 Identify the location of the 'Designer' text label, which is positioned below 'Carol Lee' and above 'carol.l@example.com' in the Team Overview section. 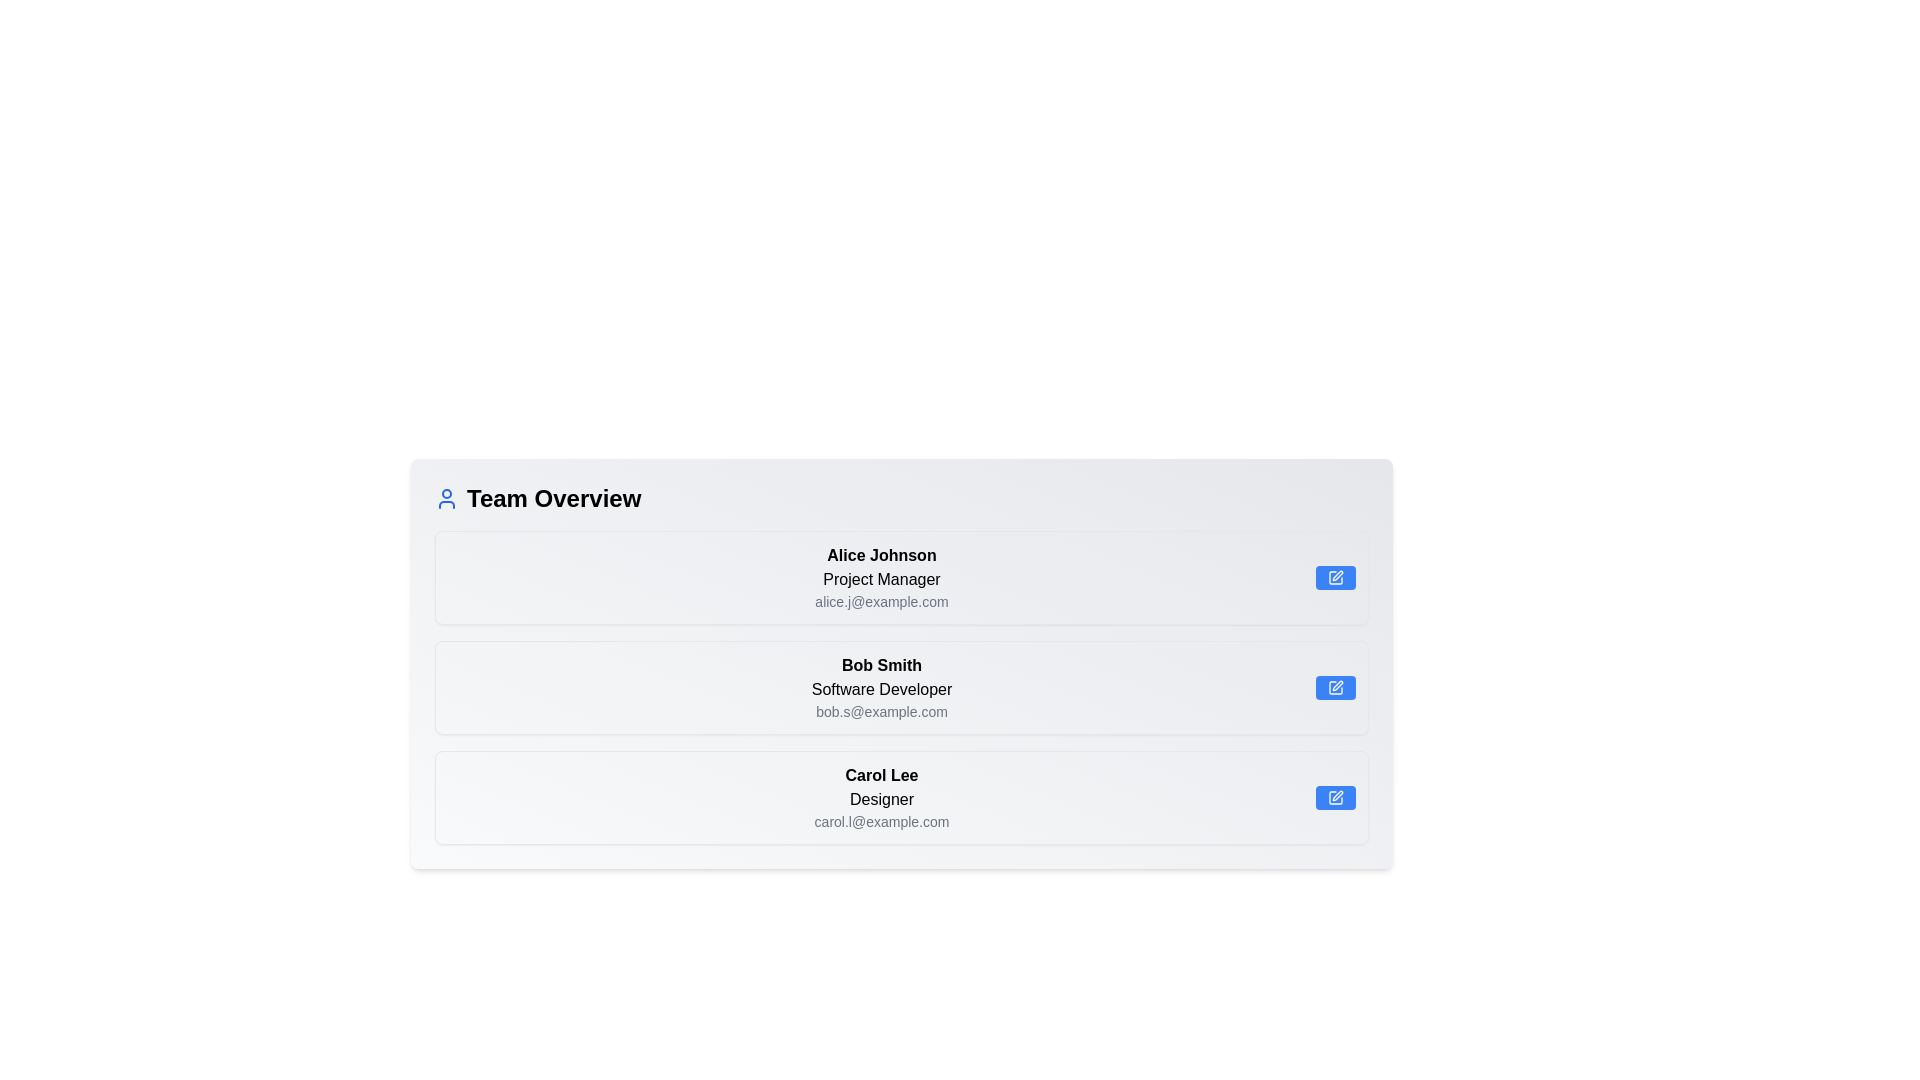
(881, 798).